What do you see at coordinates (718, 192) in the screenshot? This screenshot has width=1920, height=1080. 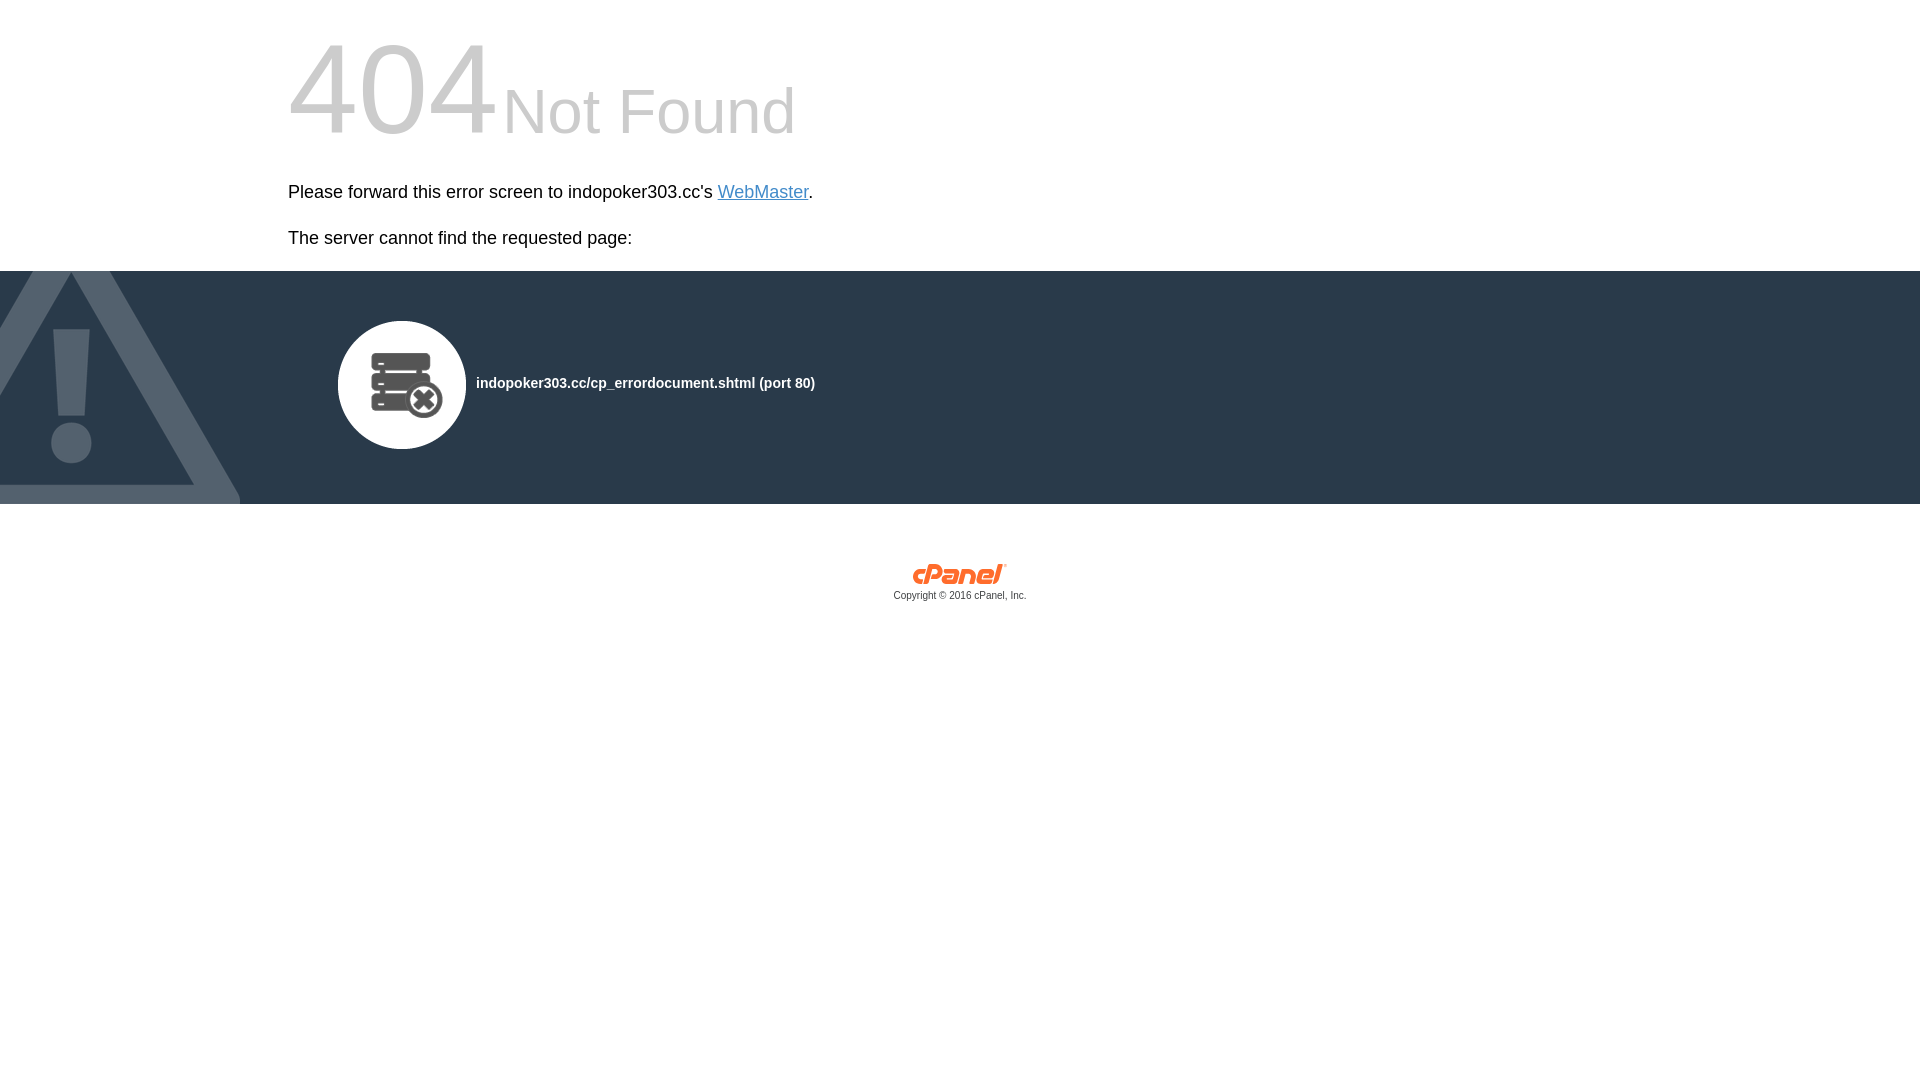 I see `'WebMaster'` at bounding box center [718, 192].